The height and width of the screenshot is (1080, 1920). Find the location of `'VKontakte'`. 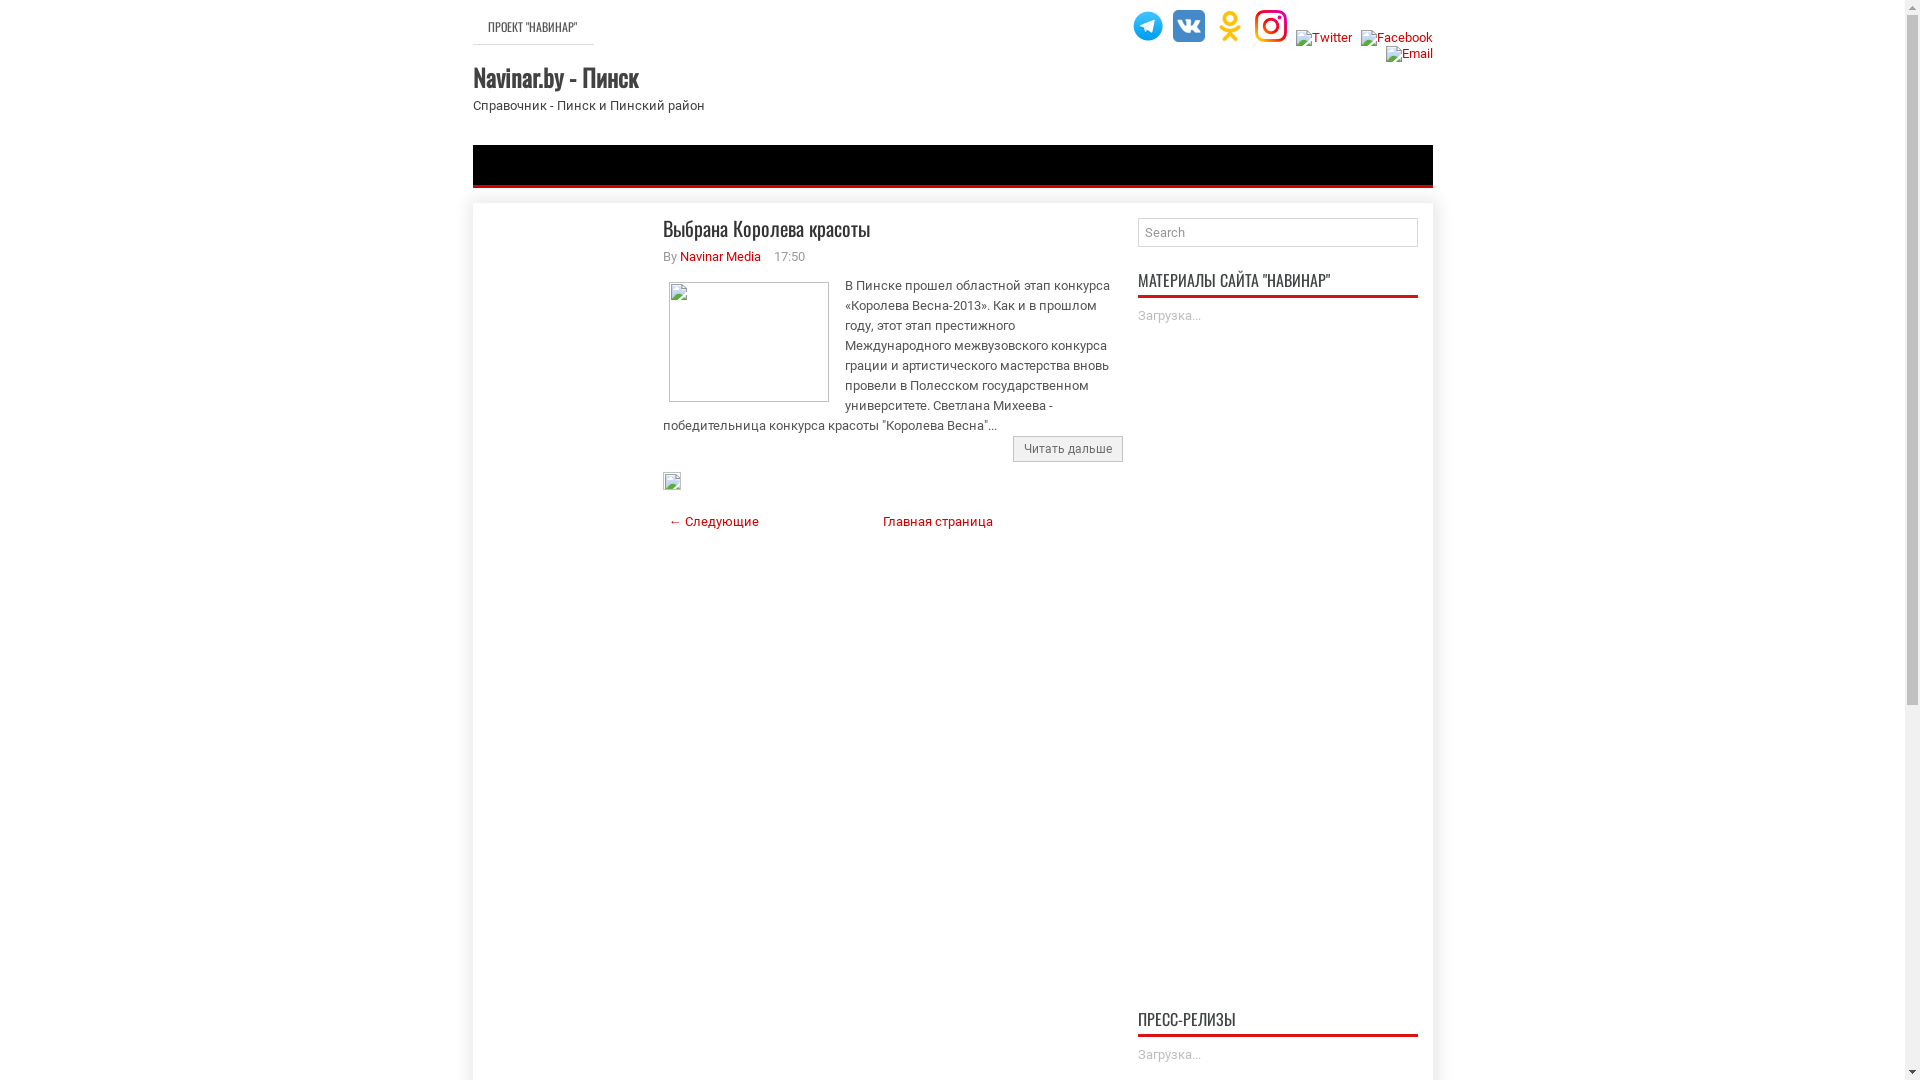

'VKontakte' is located at coordinates (1188, 26).